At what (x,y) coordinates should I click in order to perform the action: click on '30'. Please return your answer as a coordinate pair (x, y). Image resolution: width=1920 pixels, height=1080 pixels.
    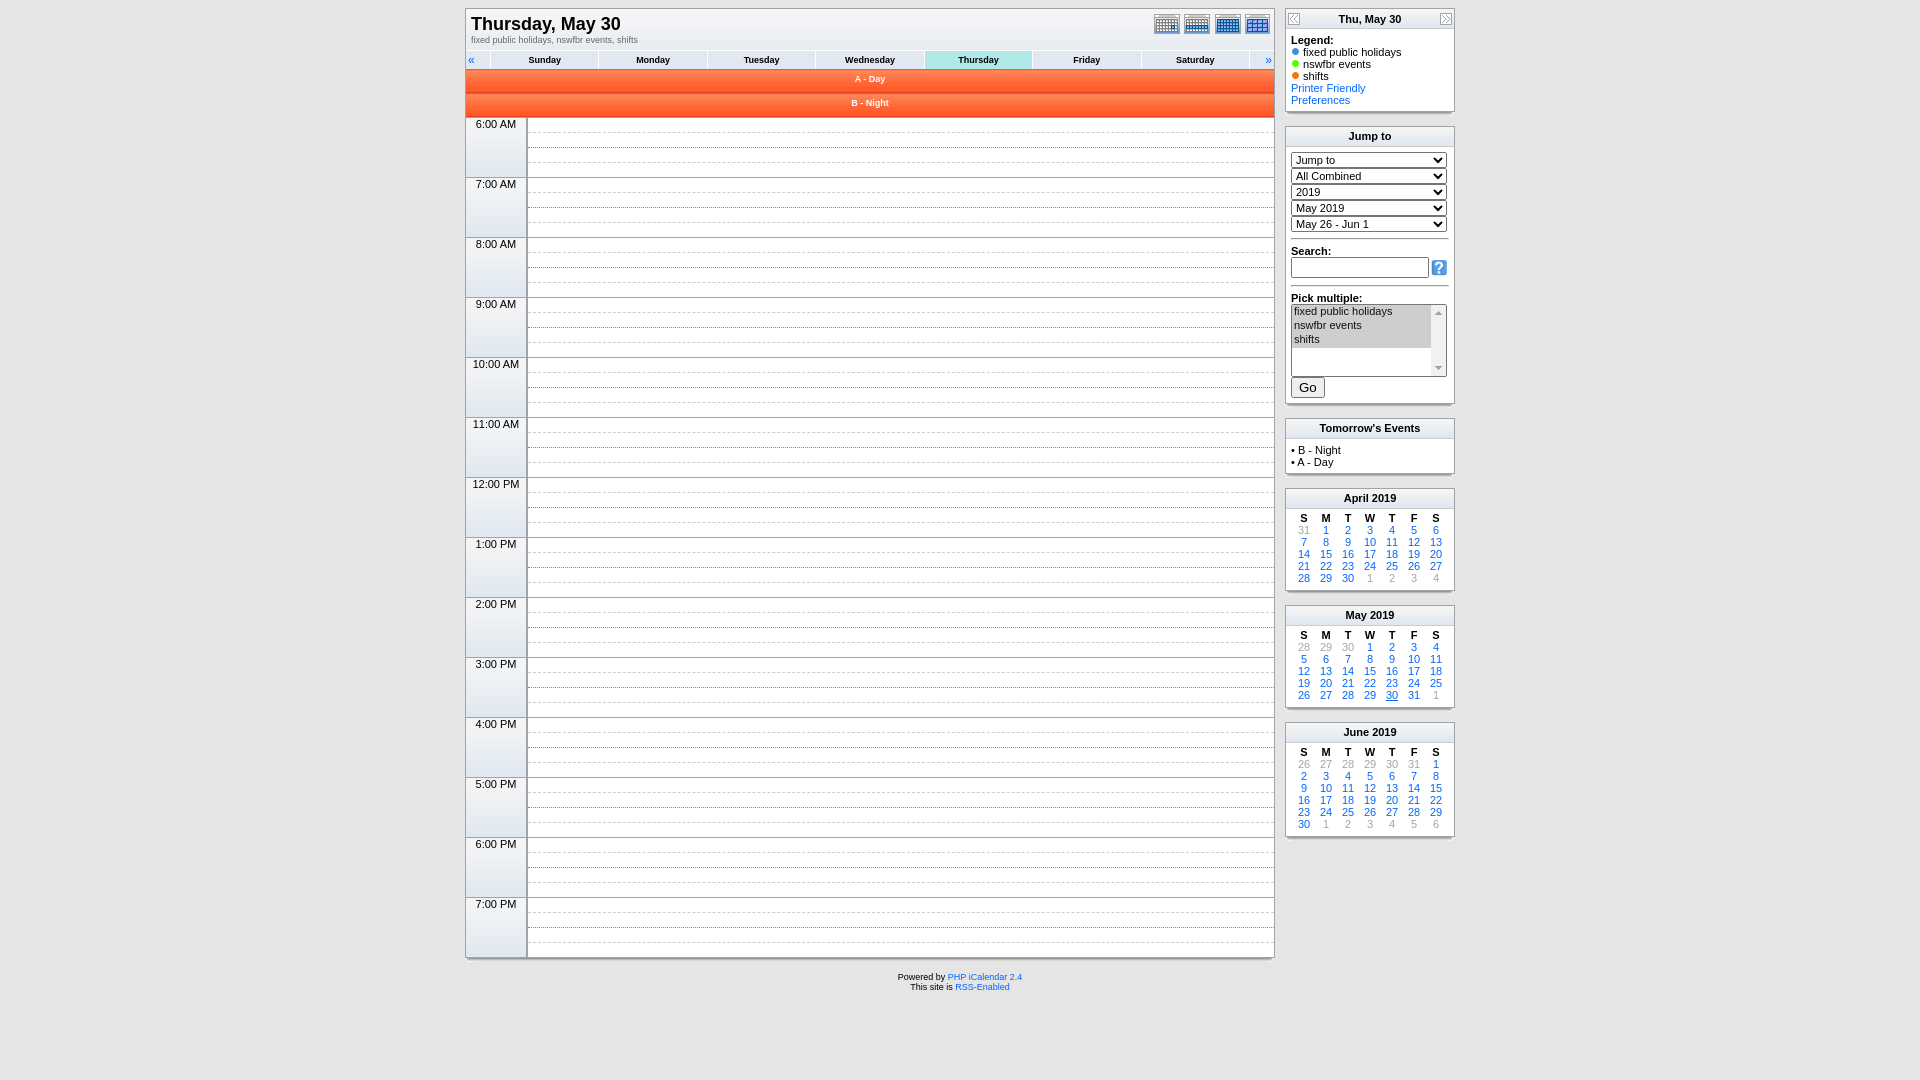
    Looking at the image, I should click on (1391, 763).